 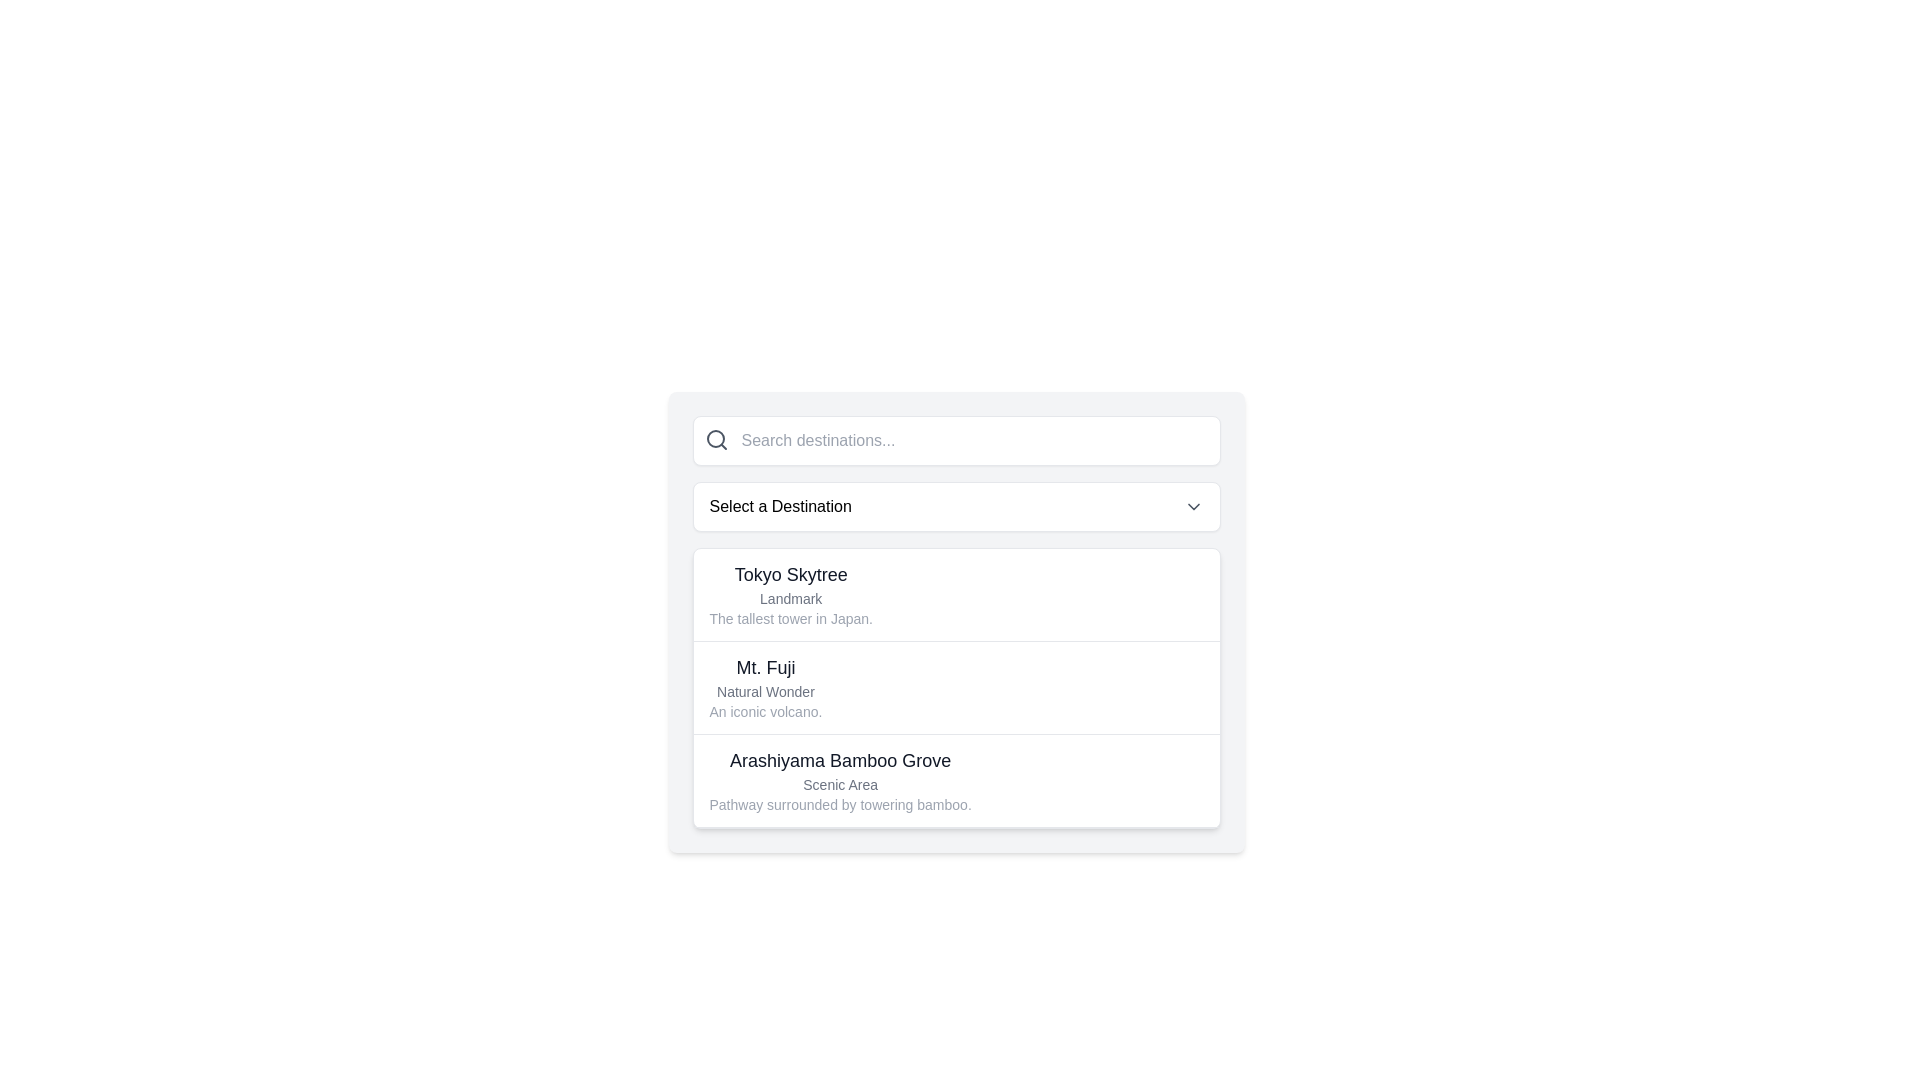 What do you see at coordinates (715, 438) in the screenshot?
I see `the SVG Circle element, which is a circular shape with a radius of 8 units located within the search icon at the top-left corner of the search bar` at bounding box center [715, 438].